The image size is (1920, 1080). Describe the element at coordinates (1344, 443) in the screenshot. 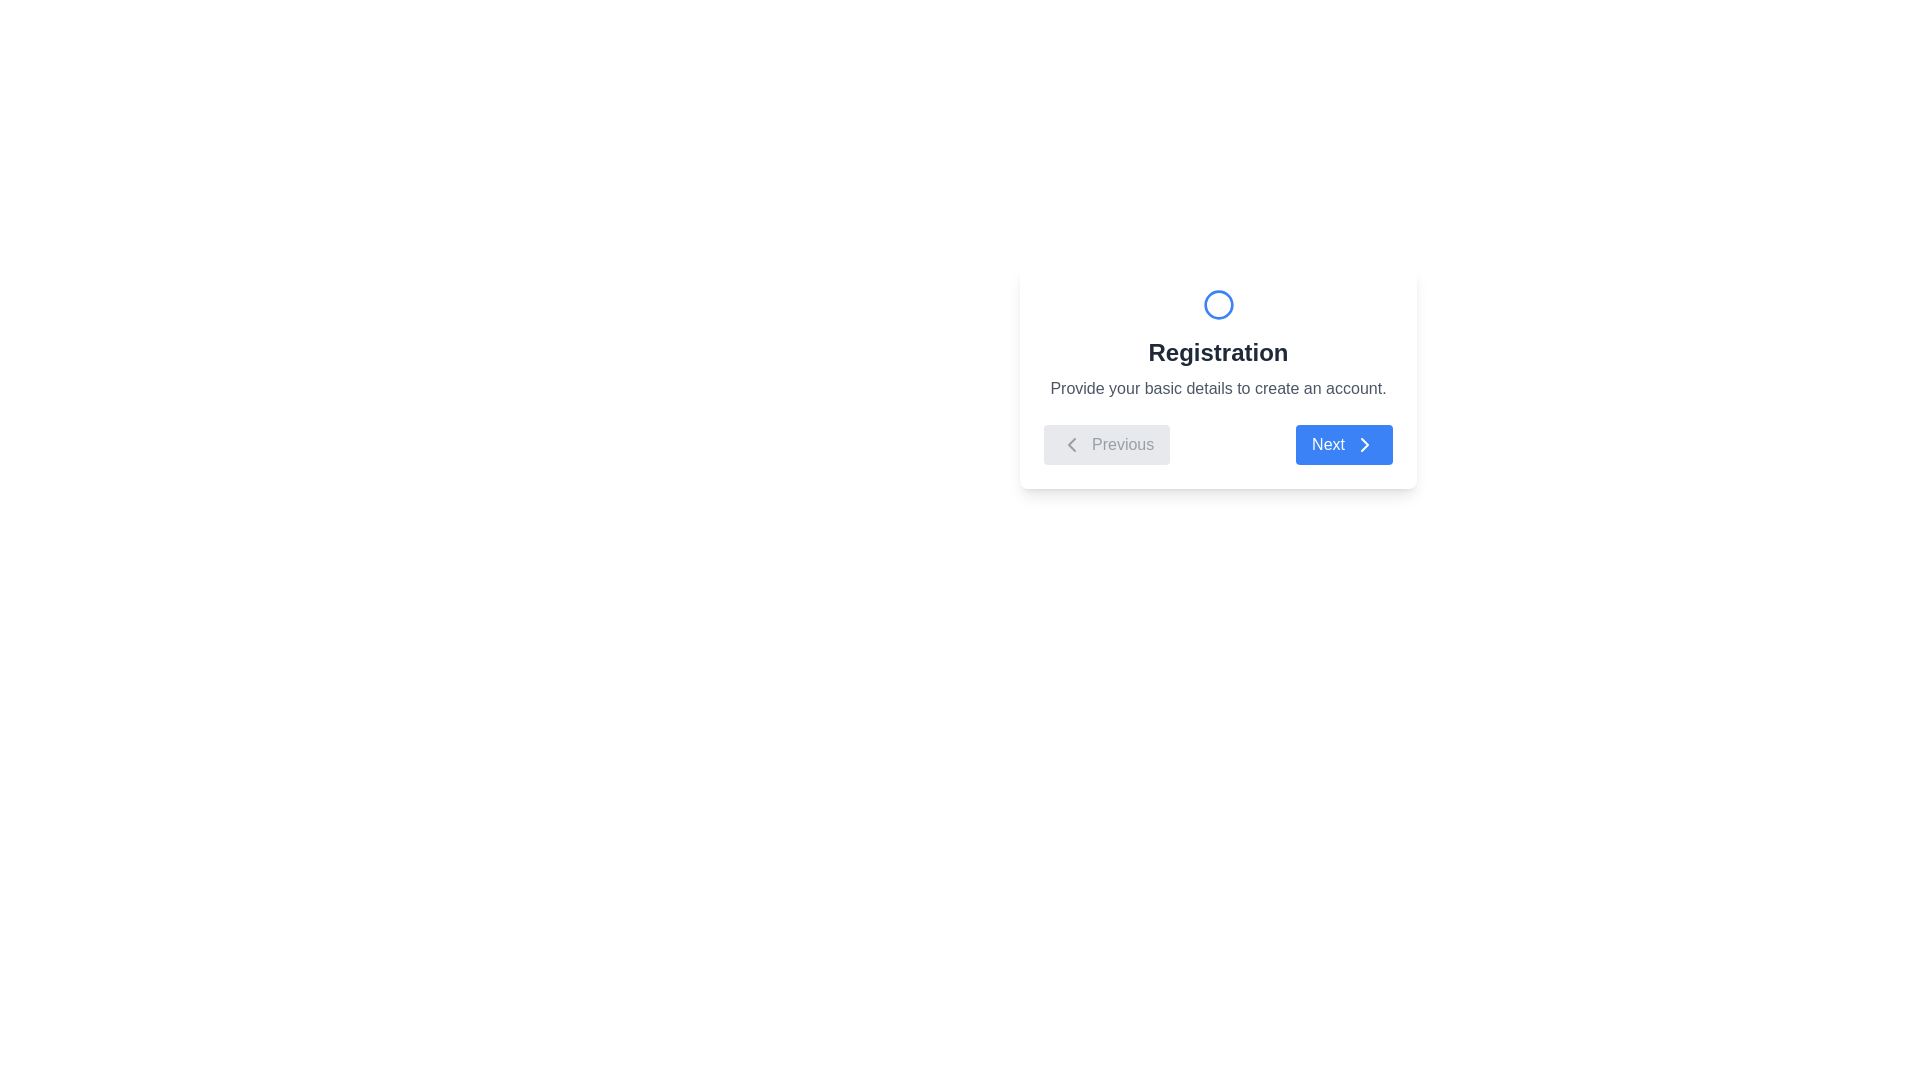

I see `the 'Next' button to navigate to the next step` at that location.